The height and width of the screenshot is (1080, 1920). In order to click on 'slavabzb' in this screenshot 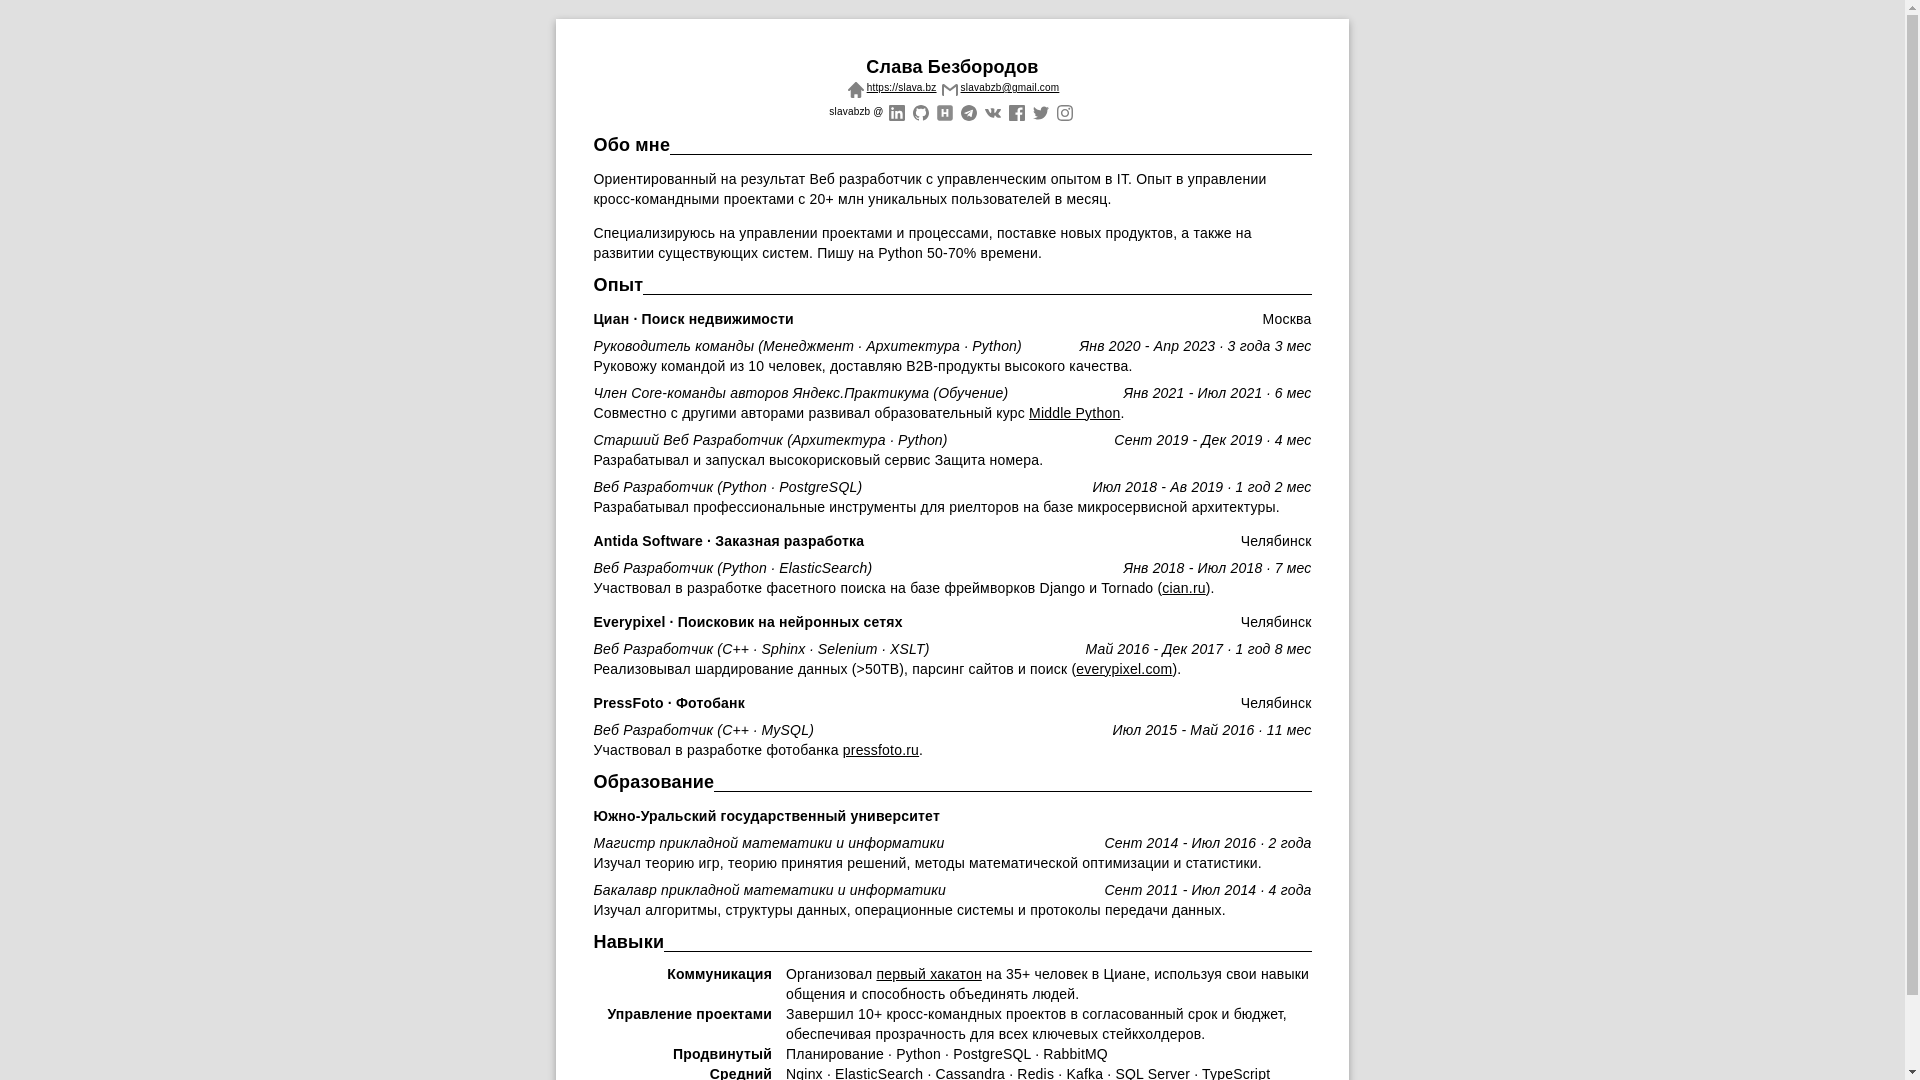, I will do `click(1063, 110)`.